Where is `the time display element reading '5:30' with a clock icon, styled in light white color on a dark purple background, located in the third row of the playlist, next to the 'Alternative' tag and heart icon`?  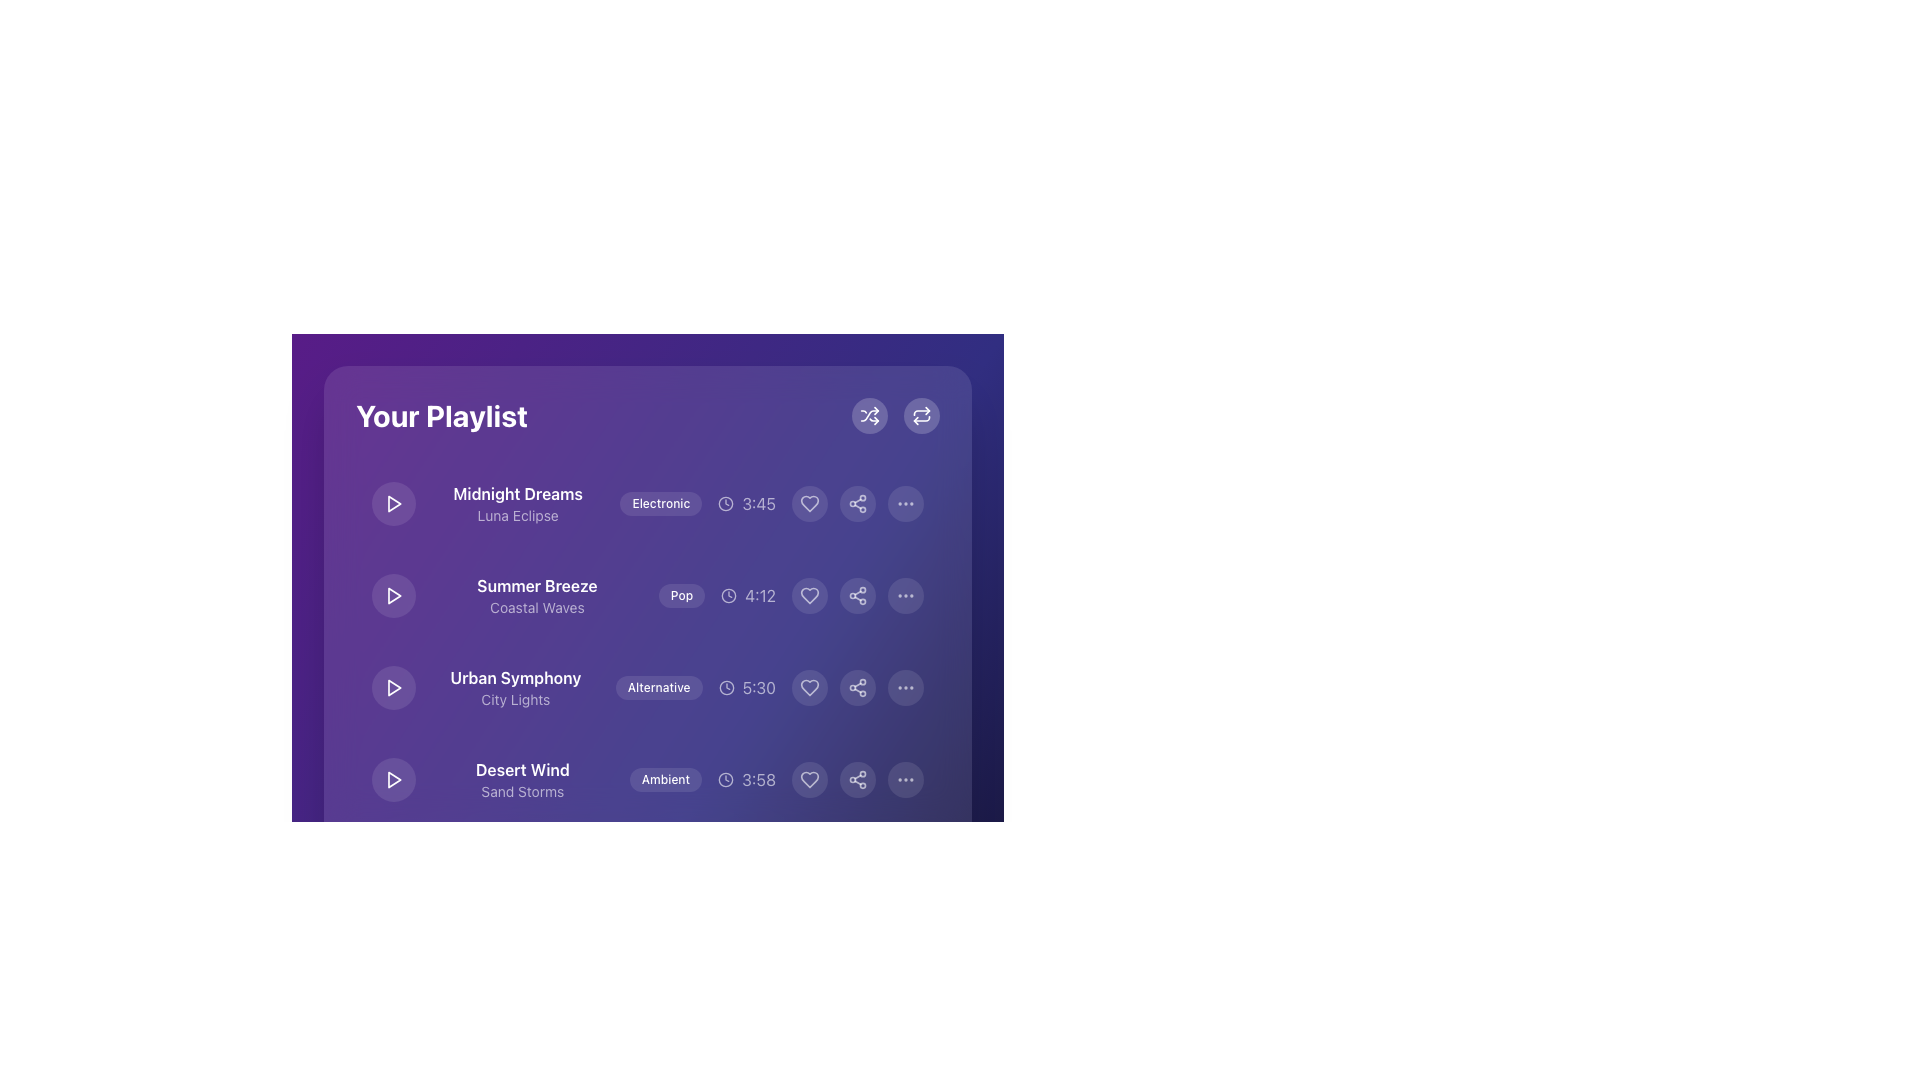
the time display element reading '5:30' with a clock icon, styled in light white color on a dark purple background, located in the third row of the playlist, next to the 'Alternative' tag and heart icon is located at coordinates (746, 686).